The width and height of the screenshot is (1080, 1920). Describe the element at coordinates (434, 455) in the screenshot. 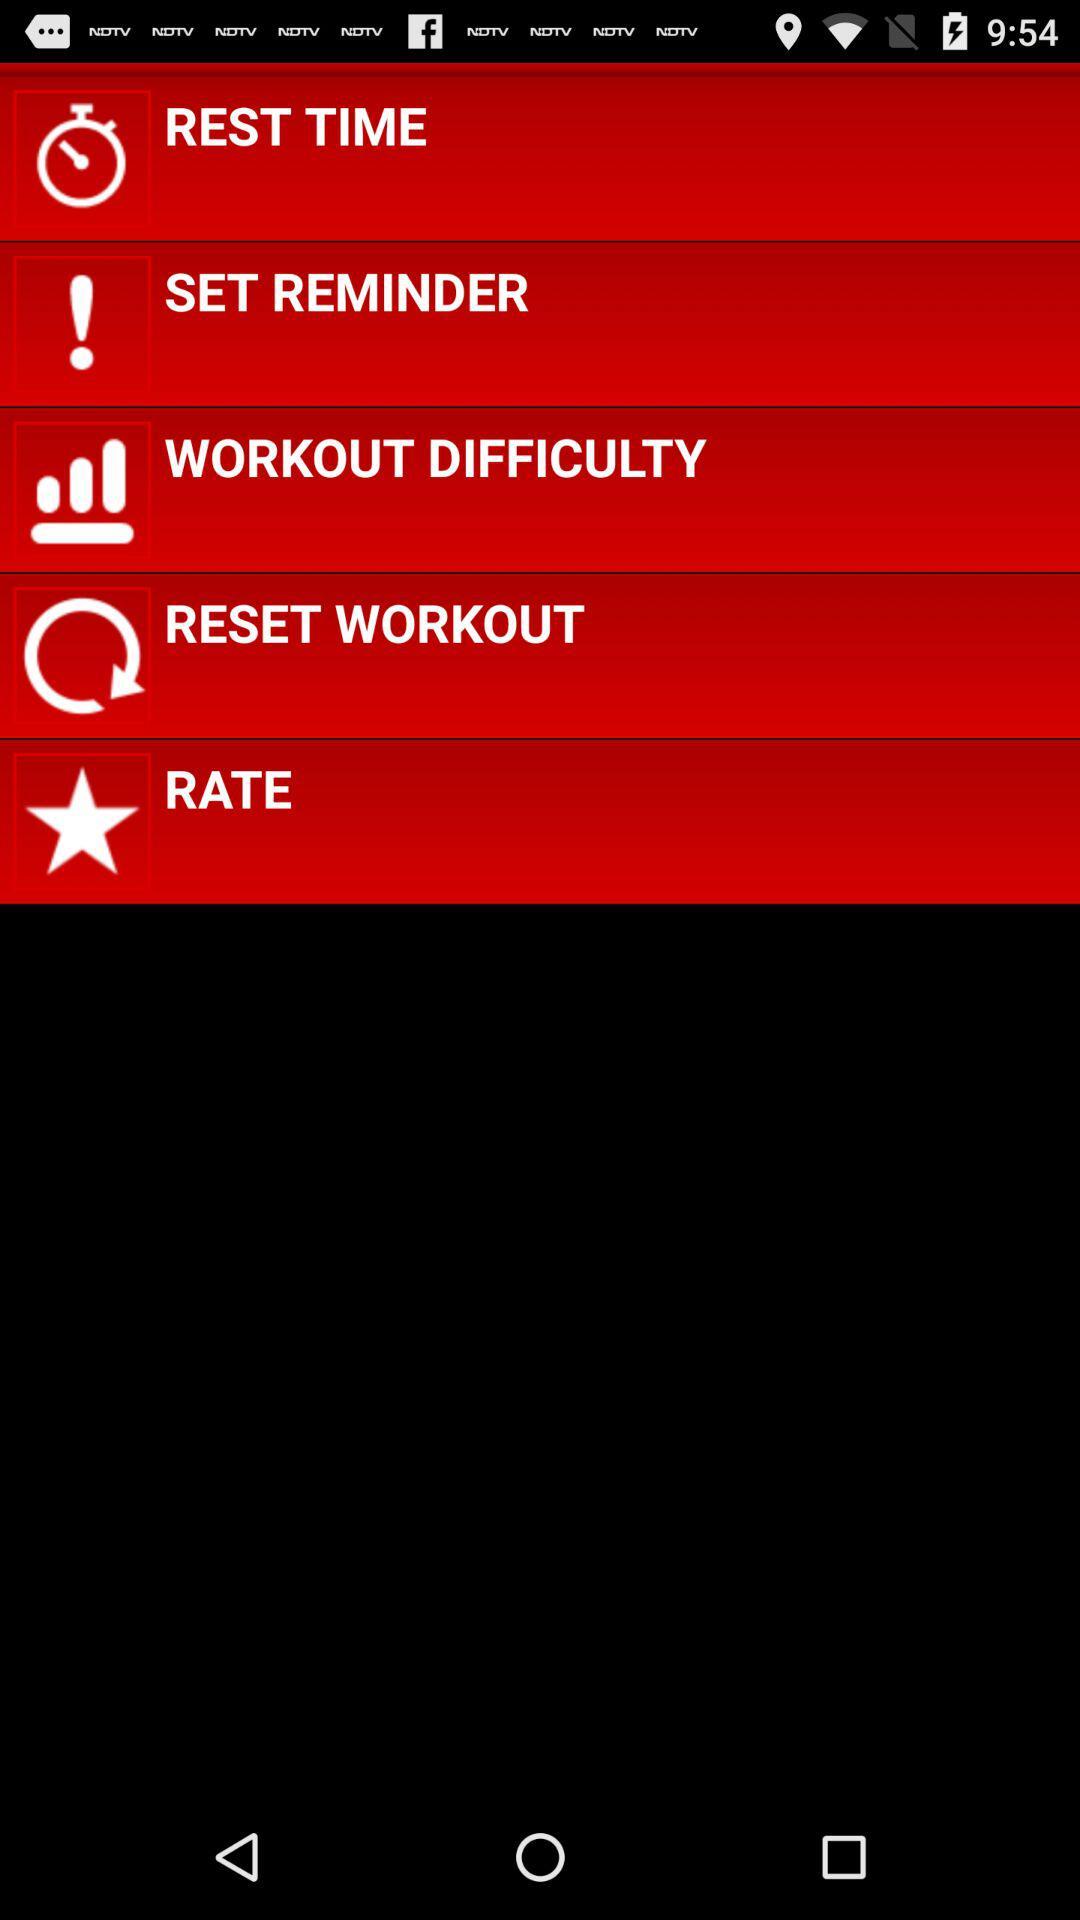

I see `icon above reset workout` at that location.